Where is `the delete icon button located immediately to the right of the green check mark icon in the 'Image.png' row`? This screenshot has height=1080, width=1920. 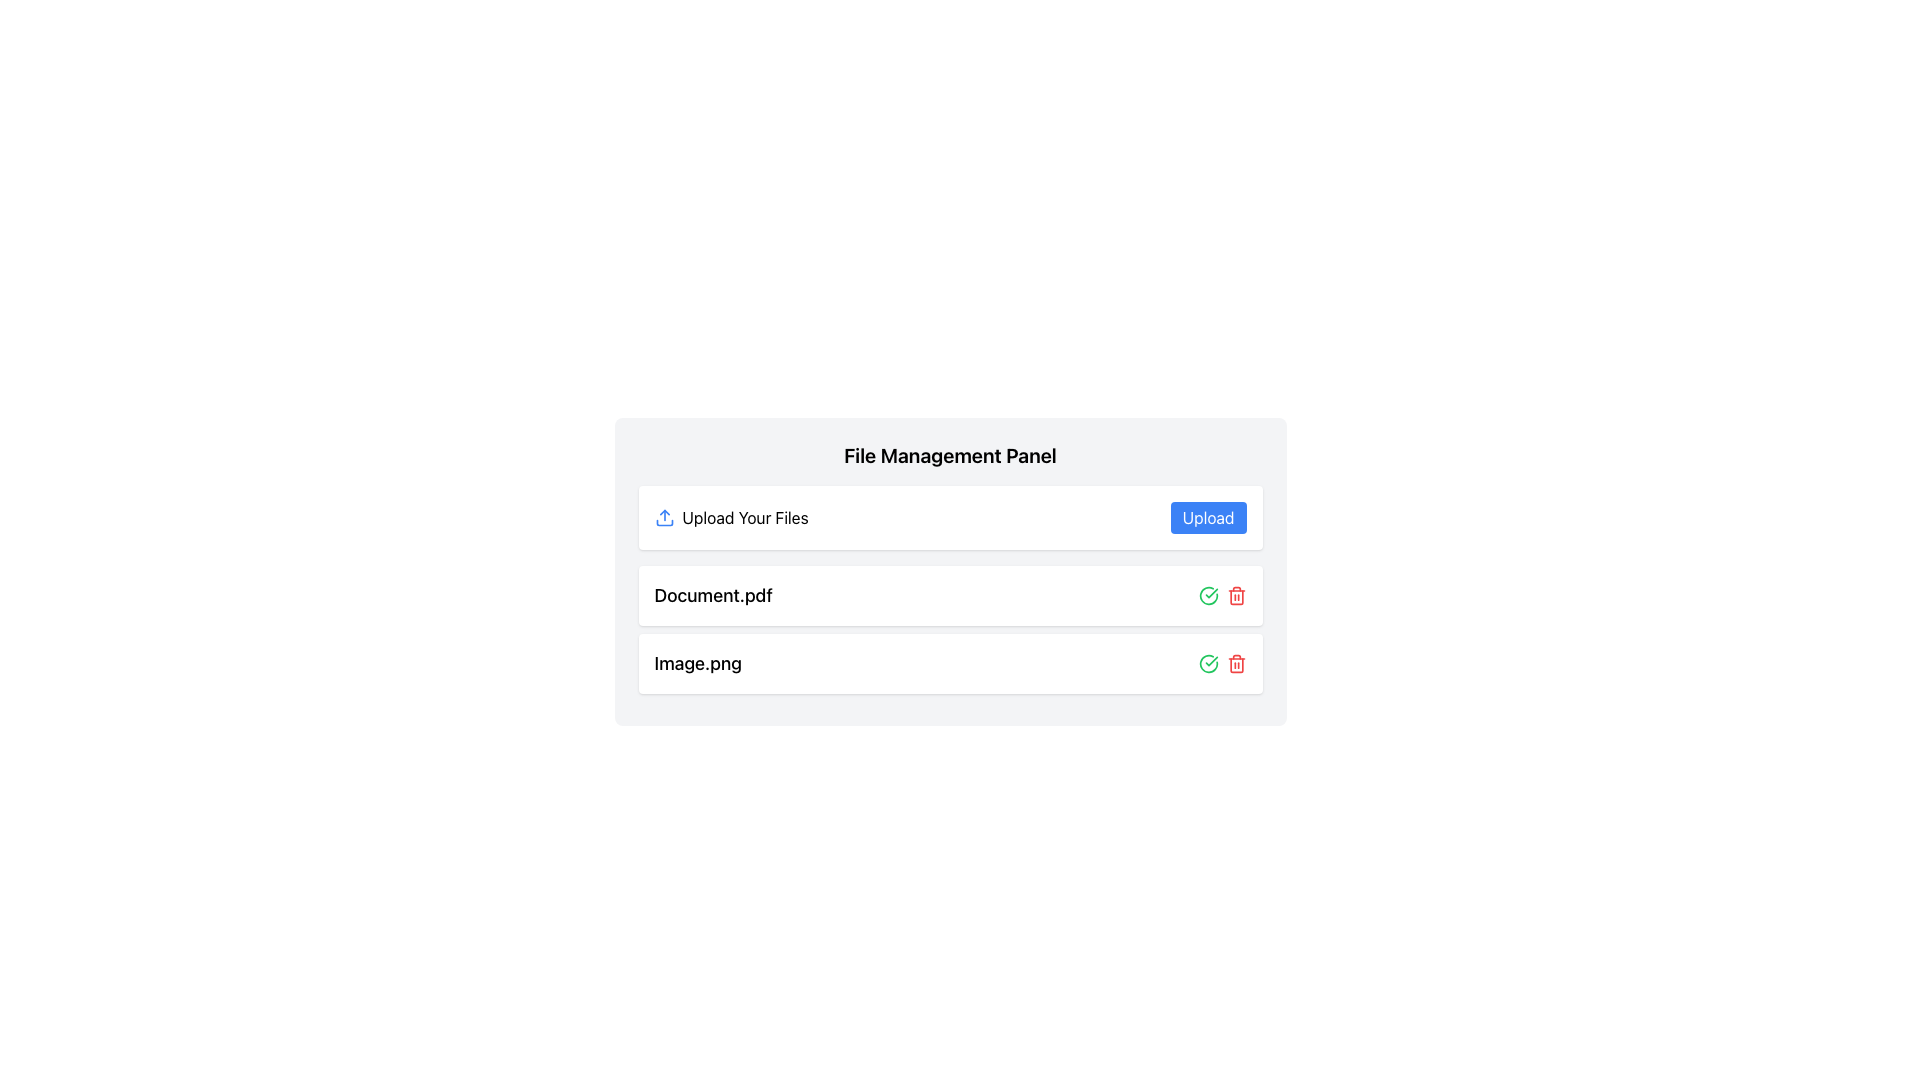
the delete icon button located immediately to the right of the green check mark icon in the 'Image.png' row is located at coordinates (1235, 663).